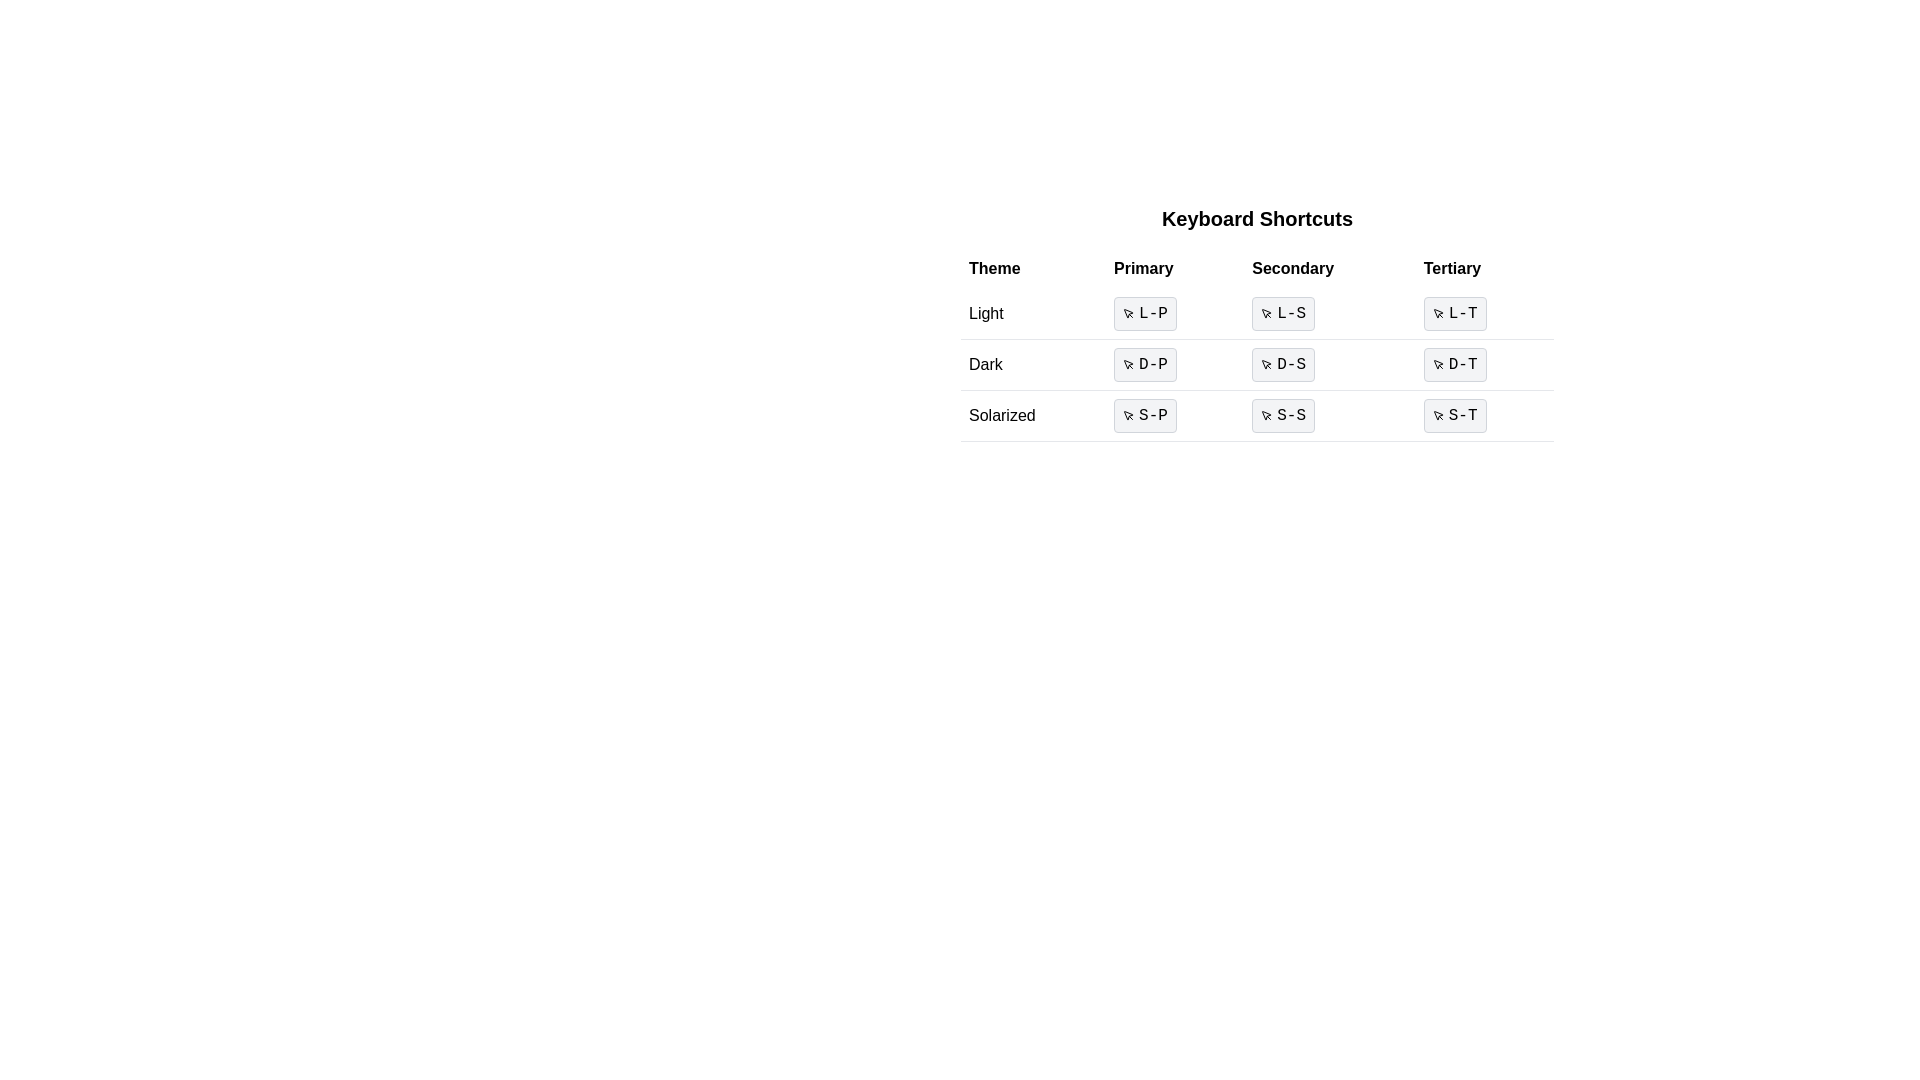 This screenshot has height=1080, width=1920. Describe the element at coordinates (1256, 268) in the screenshot. I see `the table header row displaying 'ThemePrimarySecondaryTertiary', which encapsulates the column headers 'Theme', 'Primary', 'Secondary', 'Tertiary'` at that location.